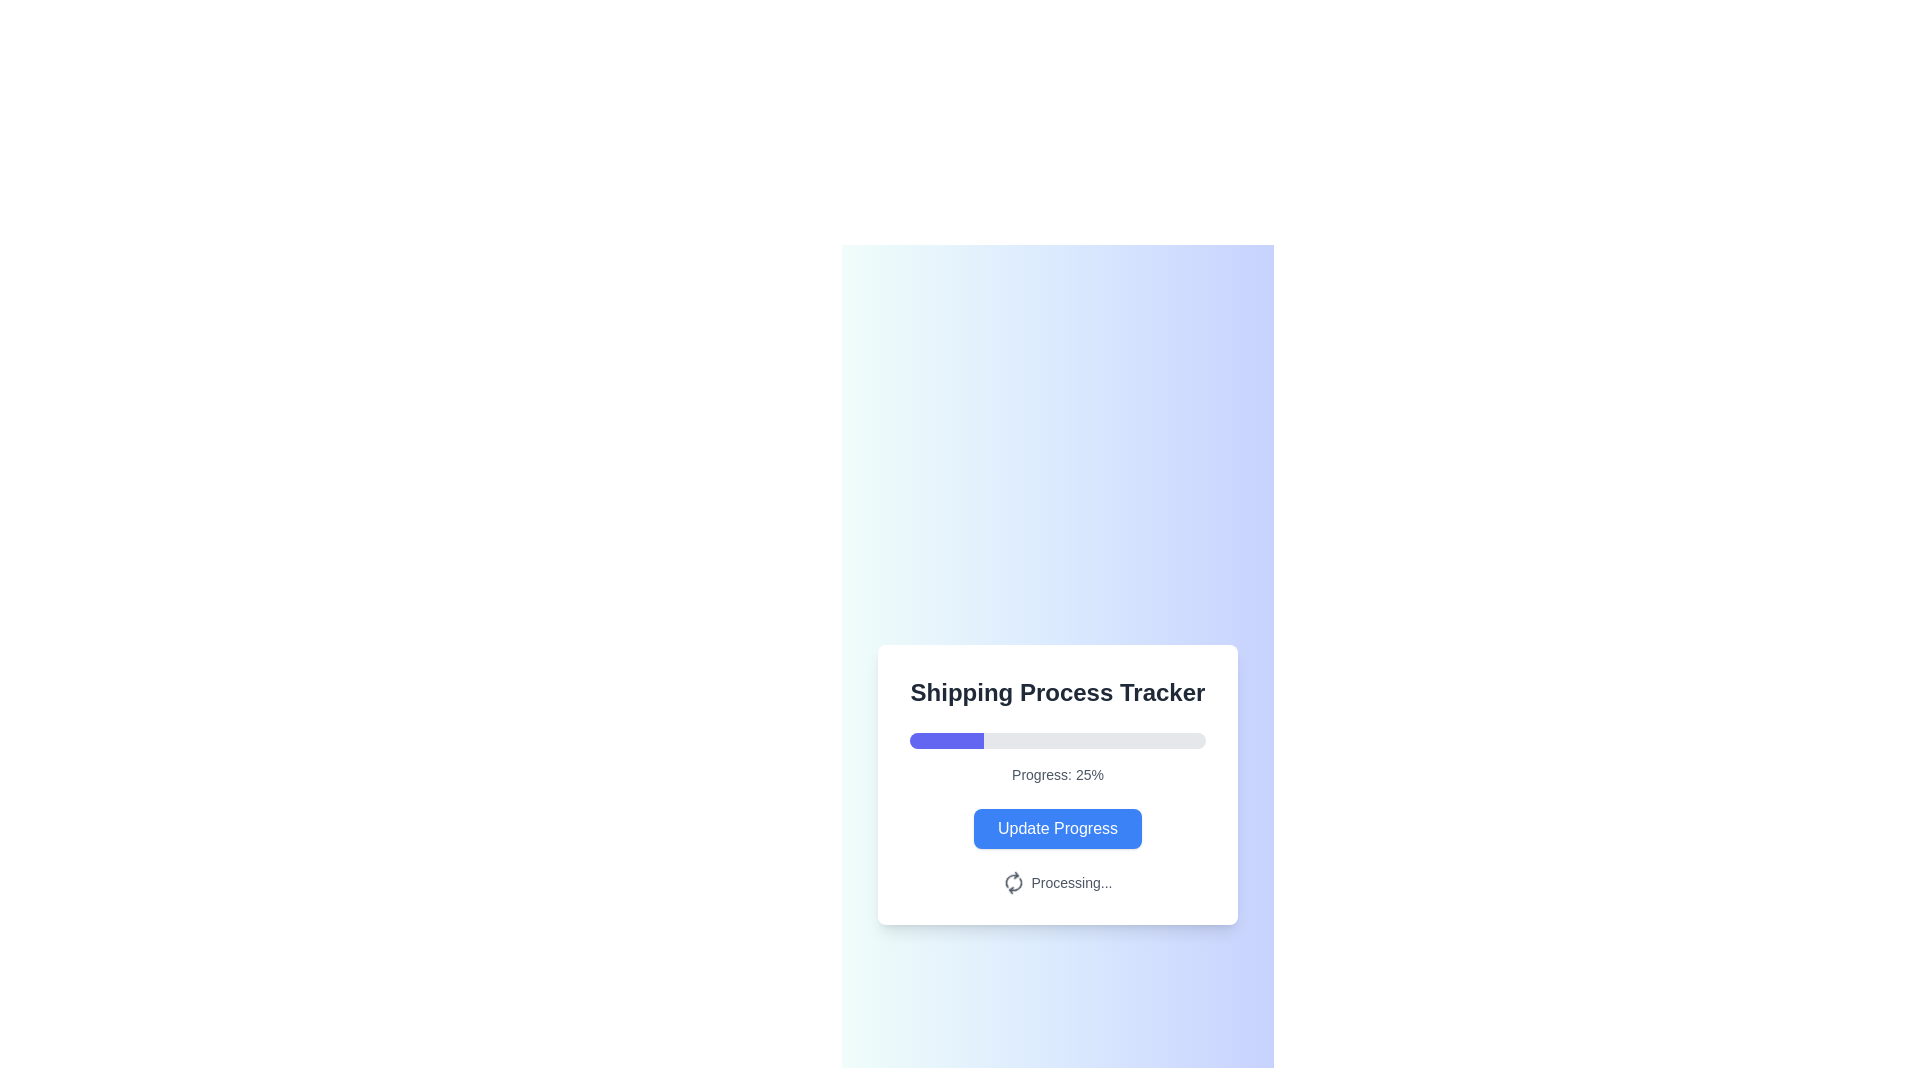 The width and height of the screenshot is (1920, 1080). What do you see at coordinates (1070, 882) in the screenshot?
I see `the status indicator text label located at the bottom of the card interface, adjacent to the left of the spinning refresh icon` at bounding box center [1070, 882].